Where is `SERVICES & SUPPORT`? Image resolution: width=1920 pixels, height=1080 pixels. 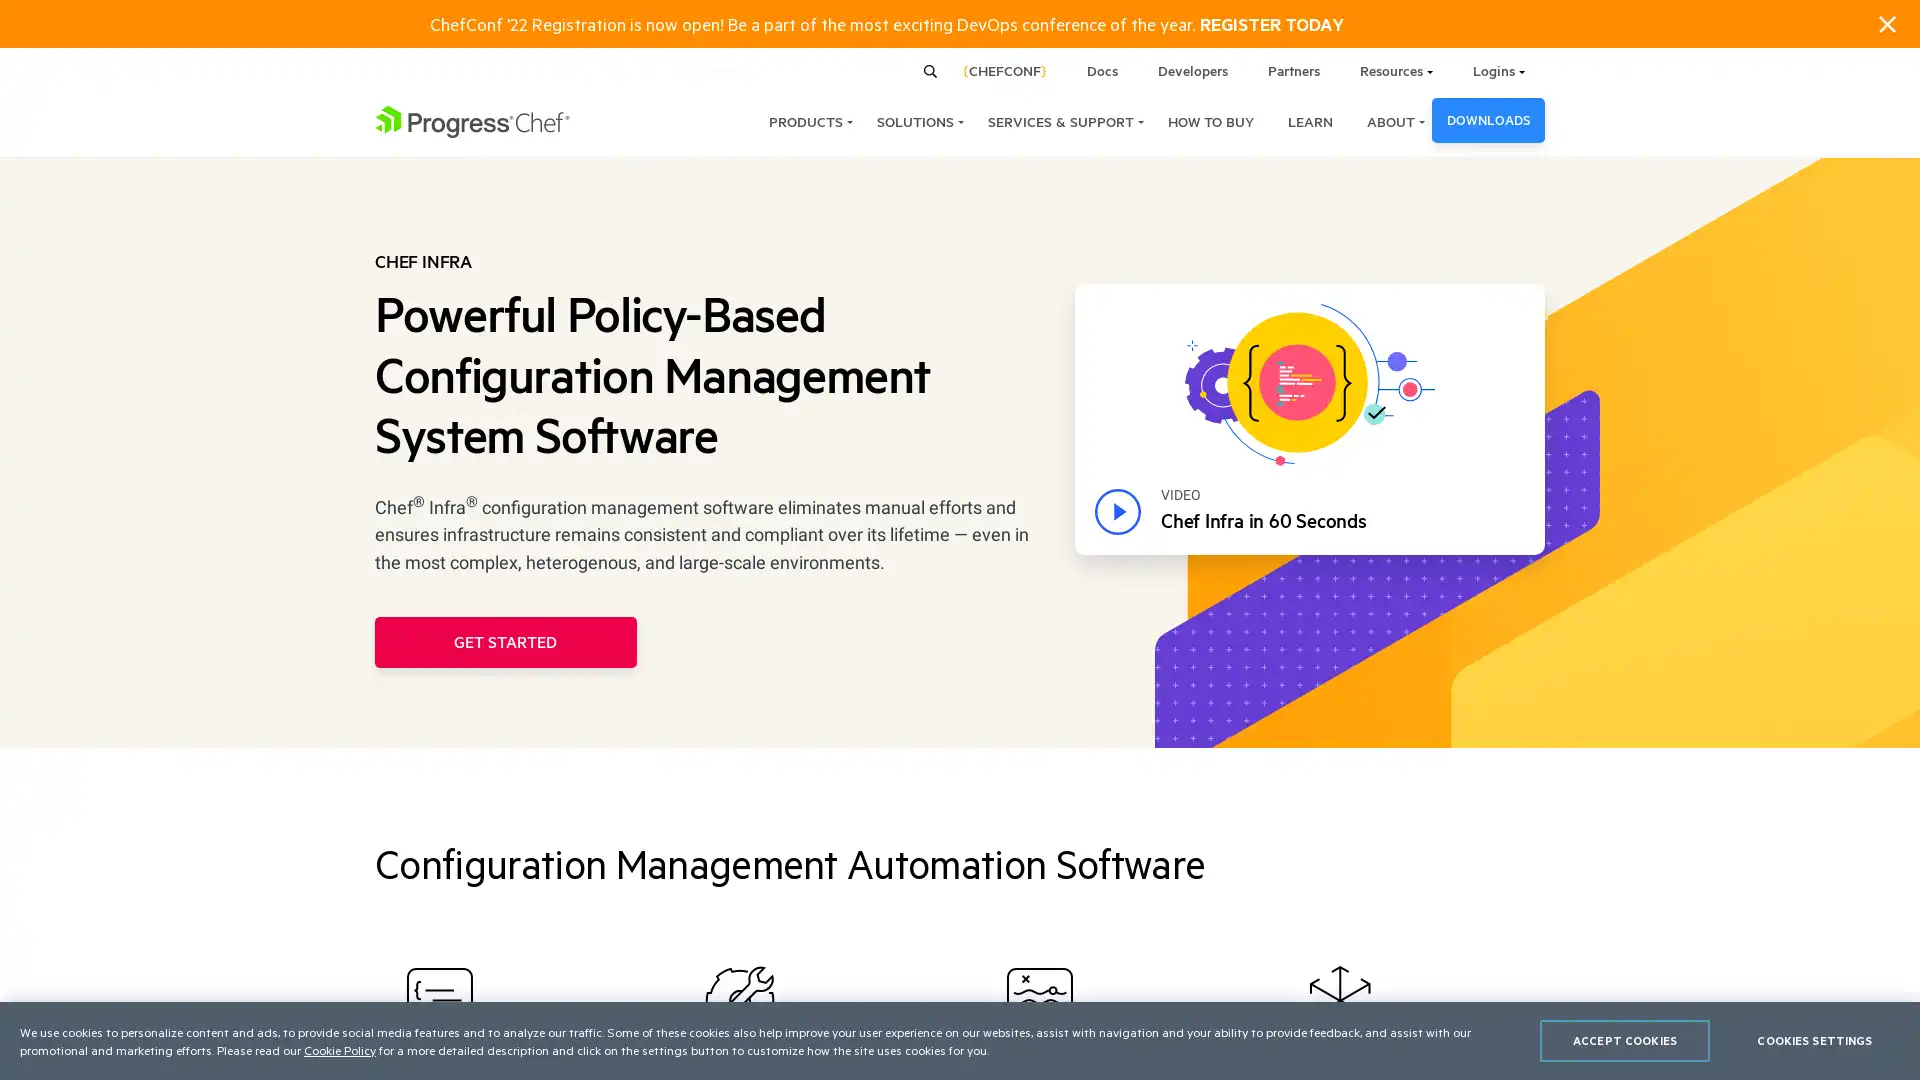
SERVICES & SUPPORT is located at coordinates (1016, 122).